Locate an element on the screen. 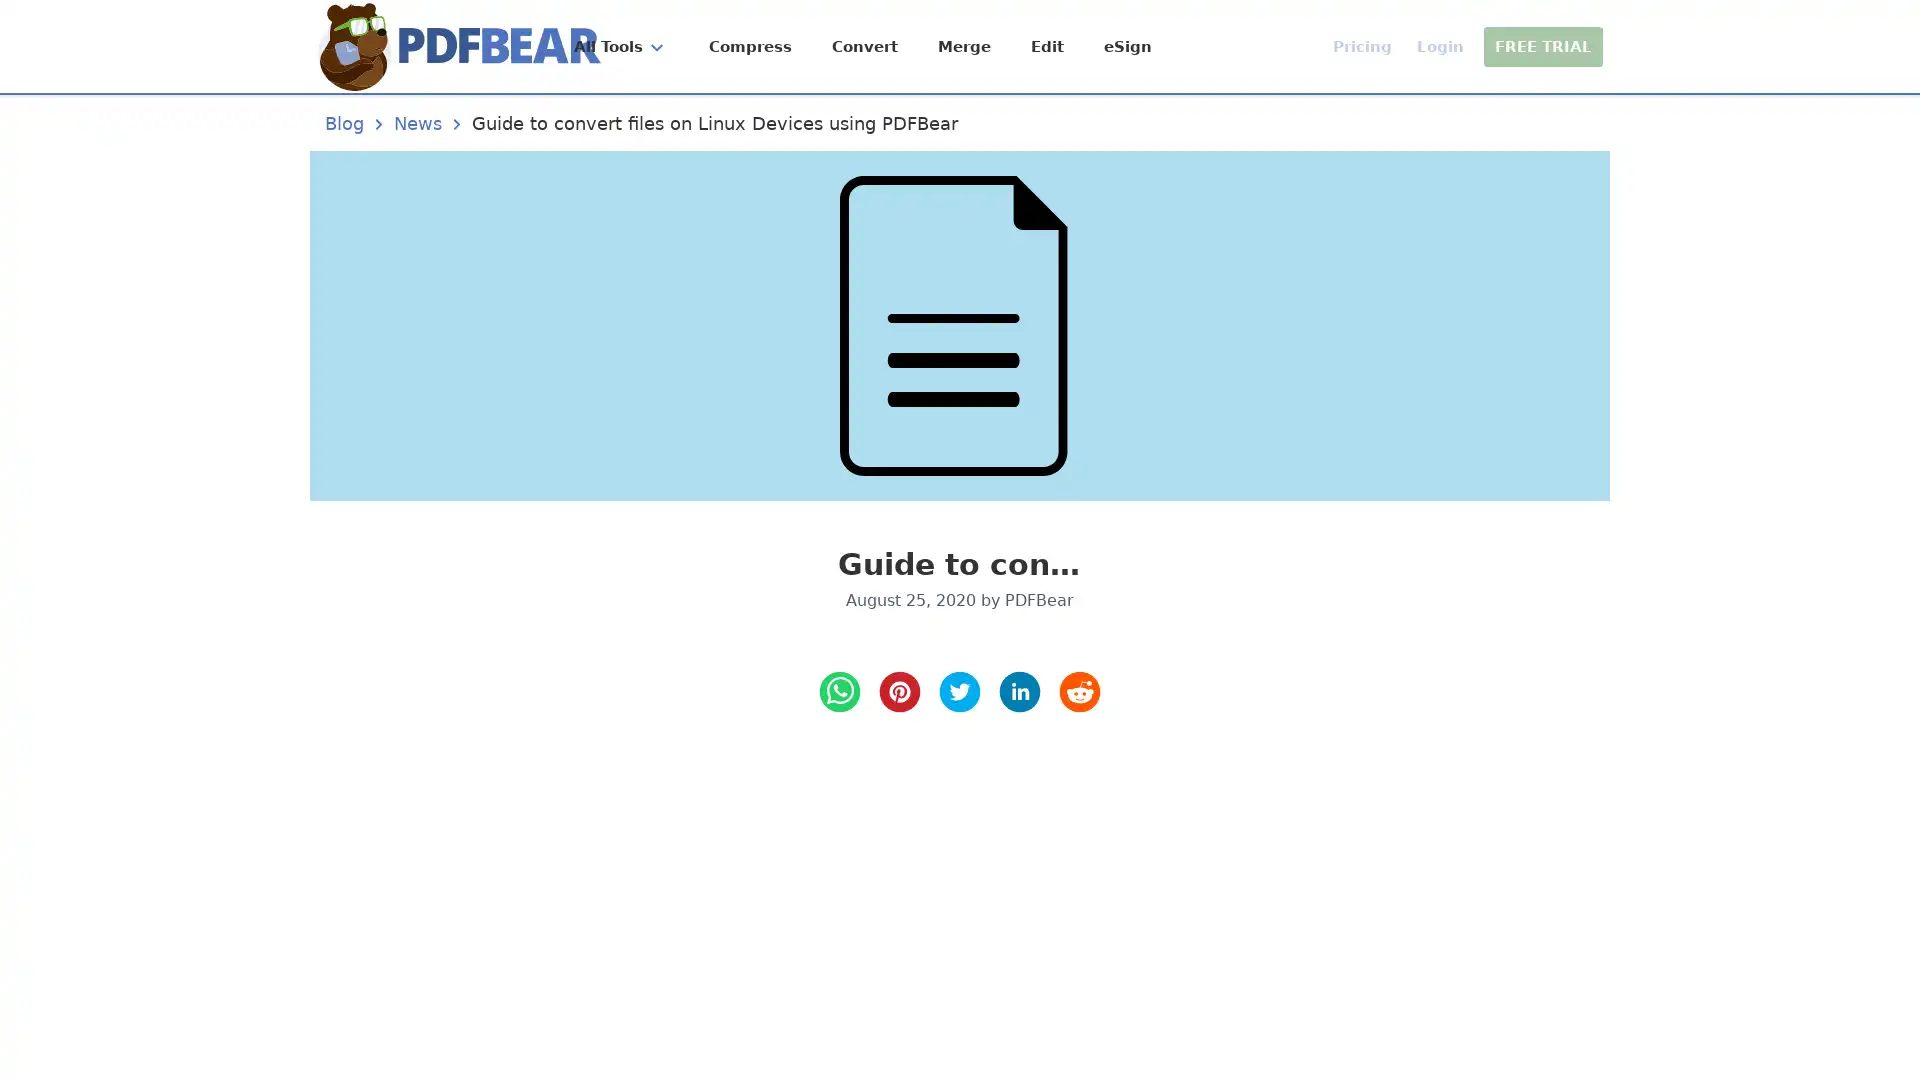 This screenshot has width=1920, height=1080. eSign is located at coordinates (1127, 45).